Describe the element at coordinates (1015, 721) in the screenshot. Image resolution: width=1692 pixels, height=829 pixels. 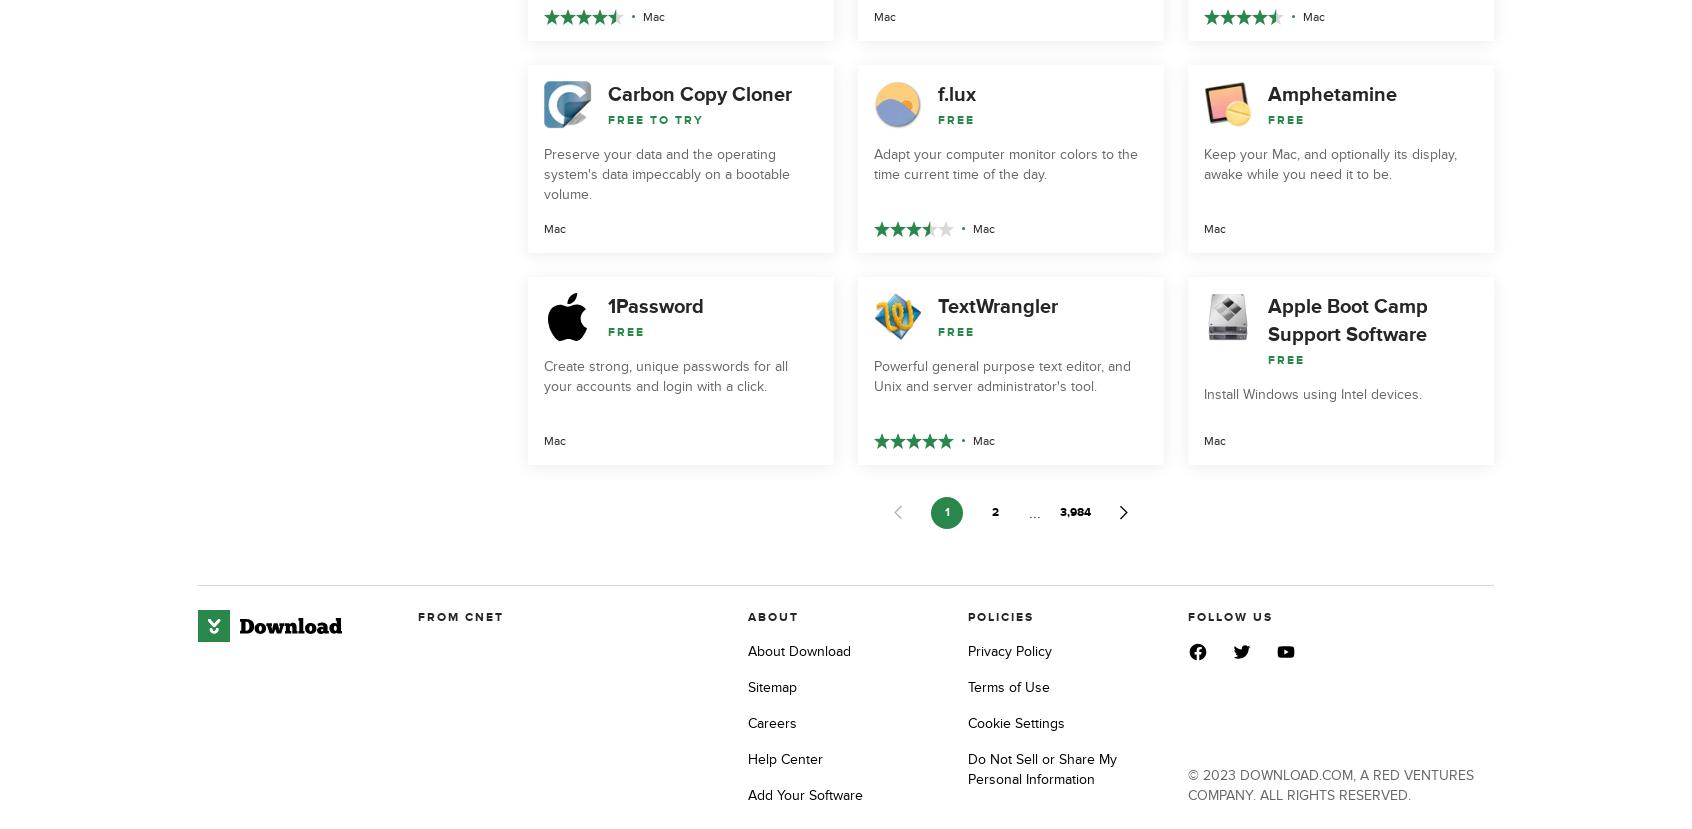
I see `'Cookie Settings'` at that location.